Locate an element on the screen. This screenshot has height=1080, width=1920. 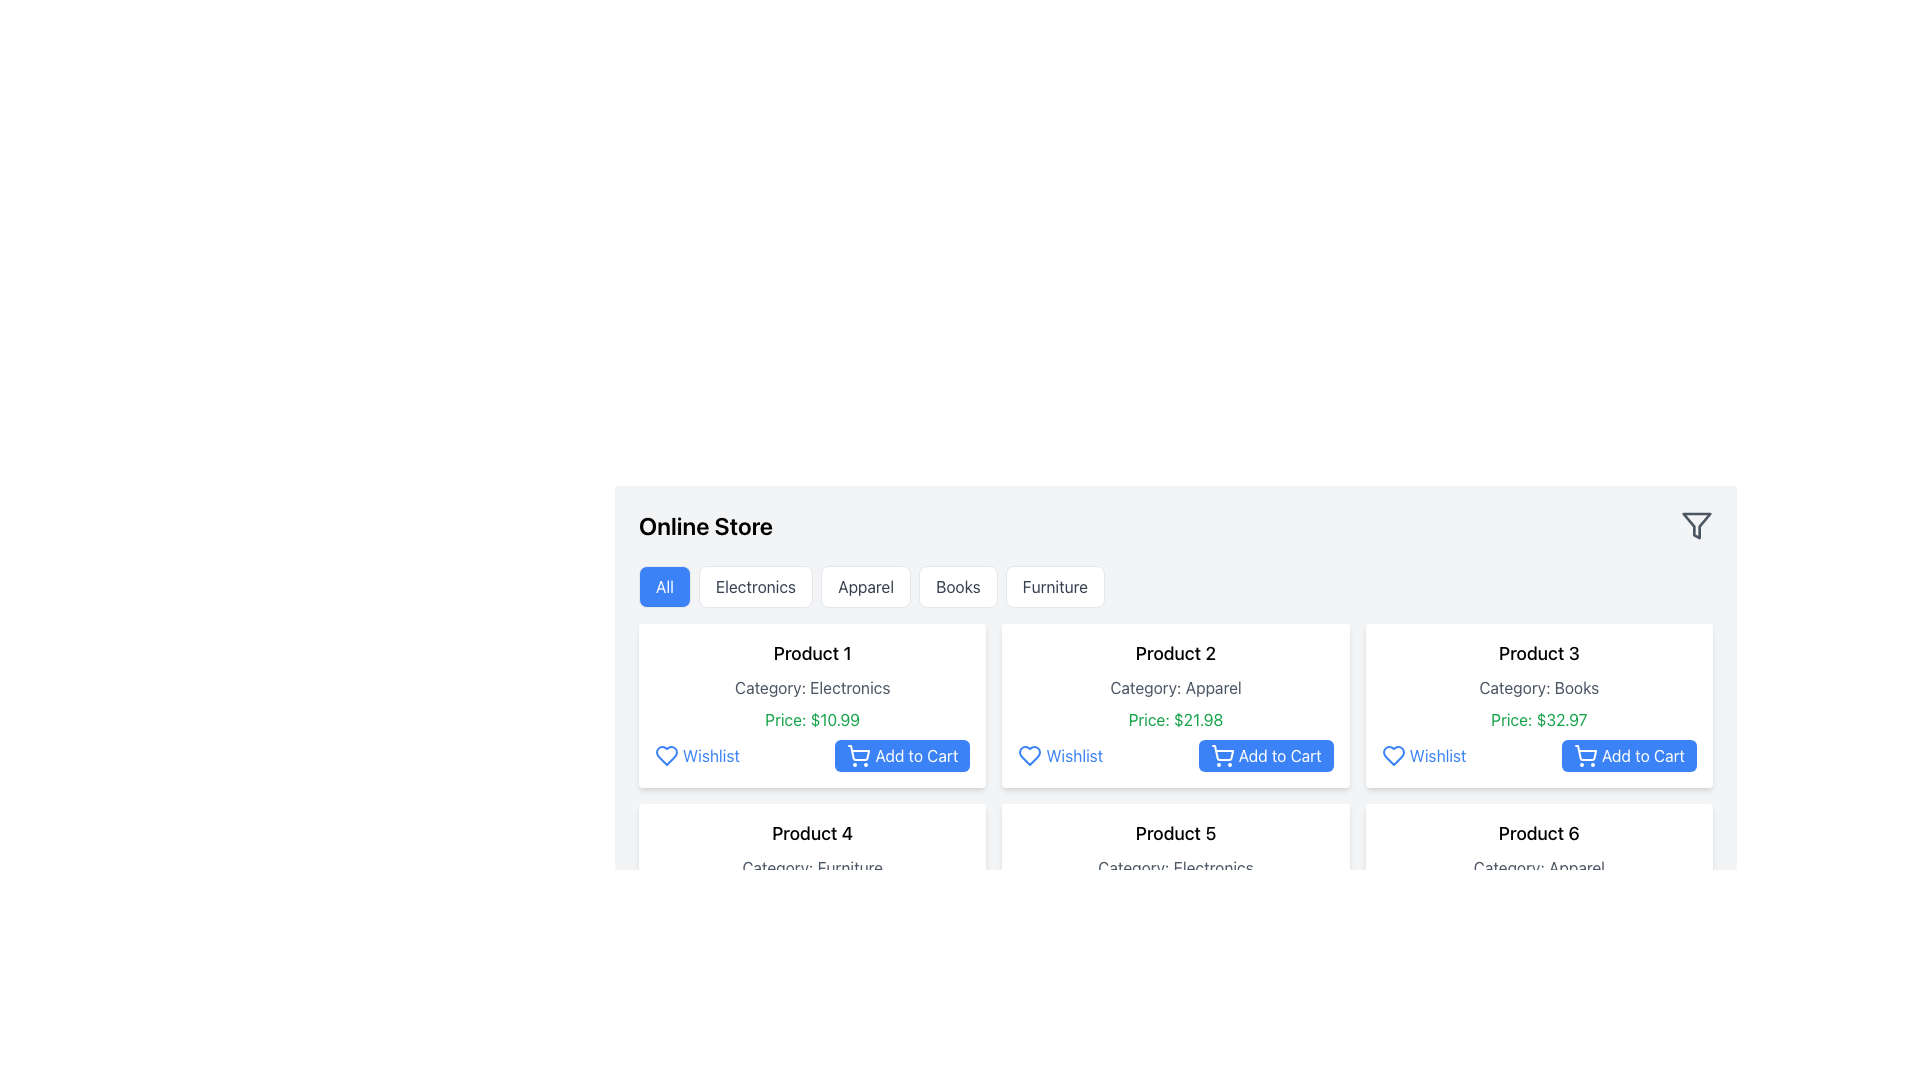
the 'Add to Cart' button with a bright blue background and white text located under 'Product 2' is located at coordinates (1265, 756).